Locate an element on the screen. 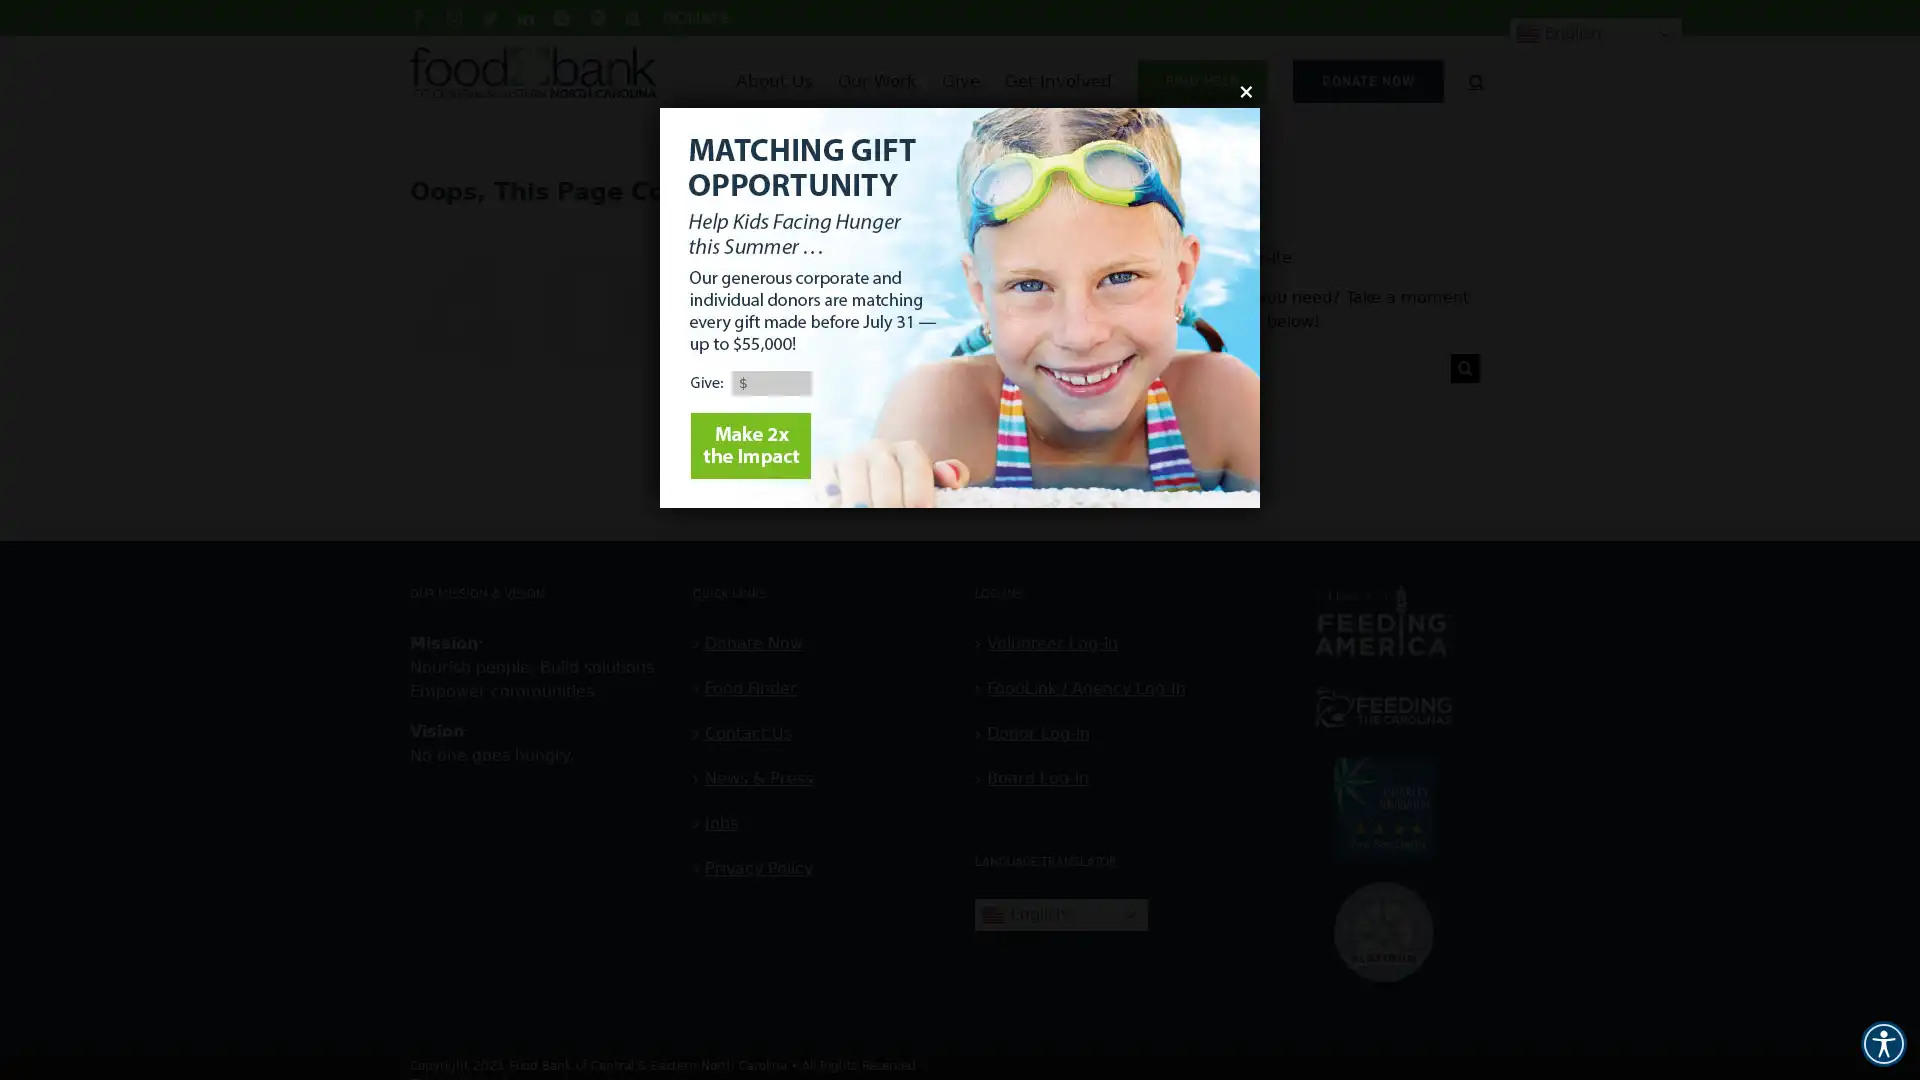 This screenshot has height=1080, width=1920. Search is located at coordinates (1464, 368).